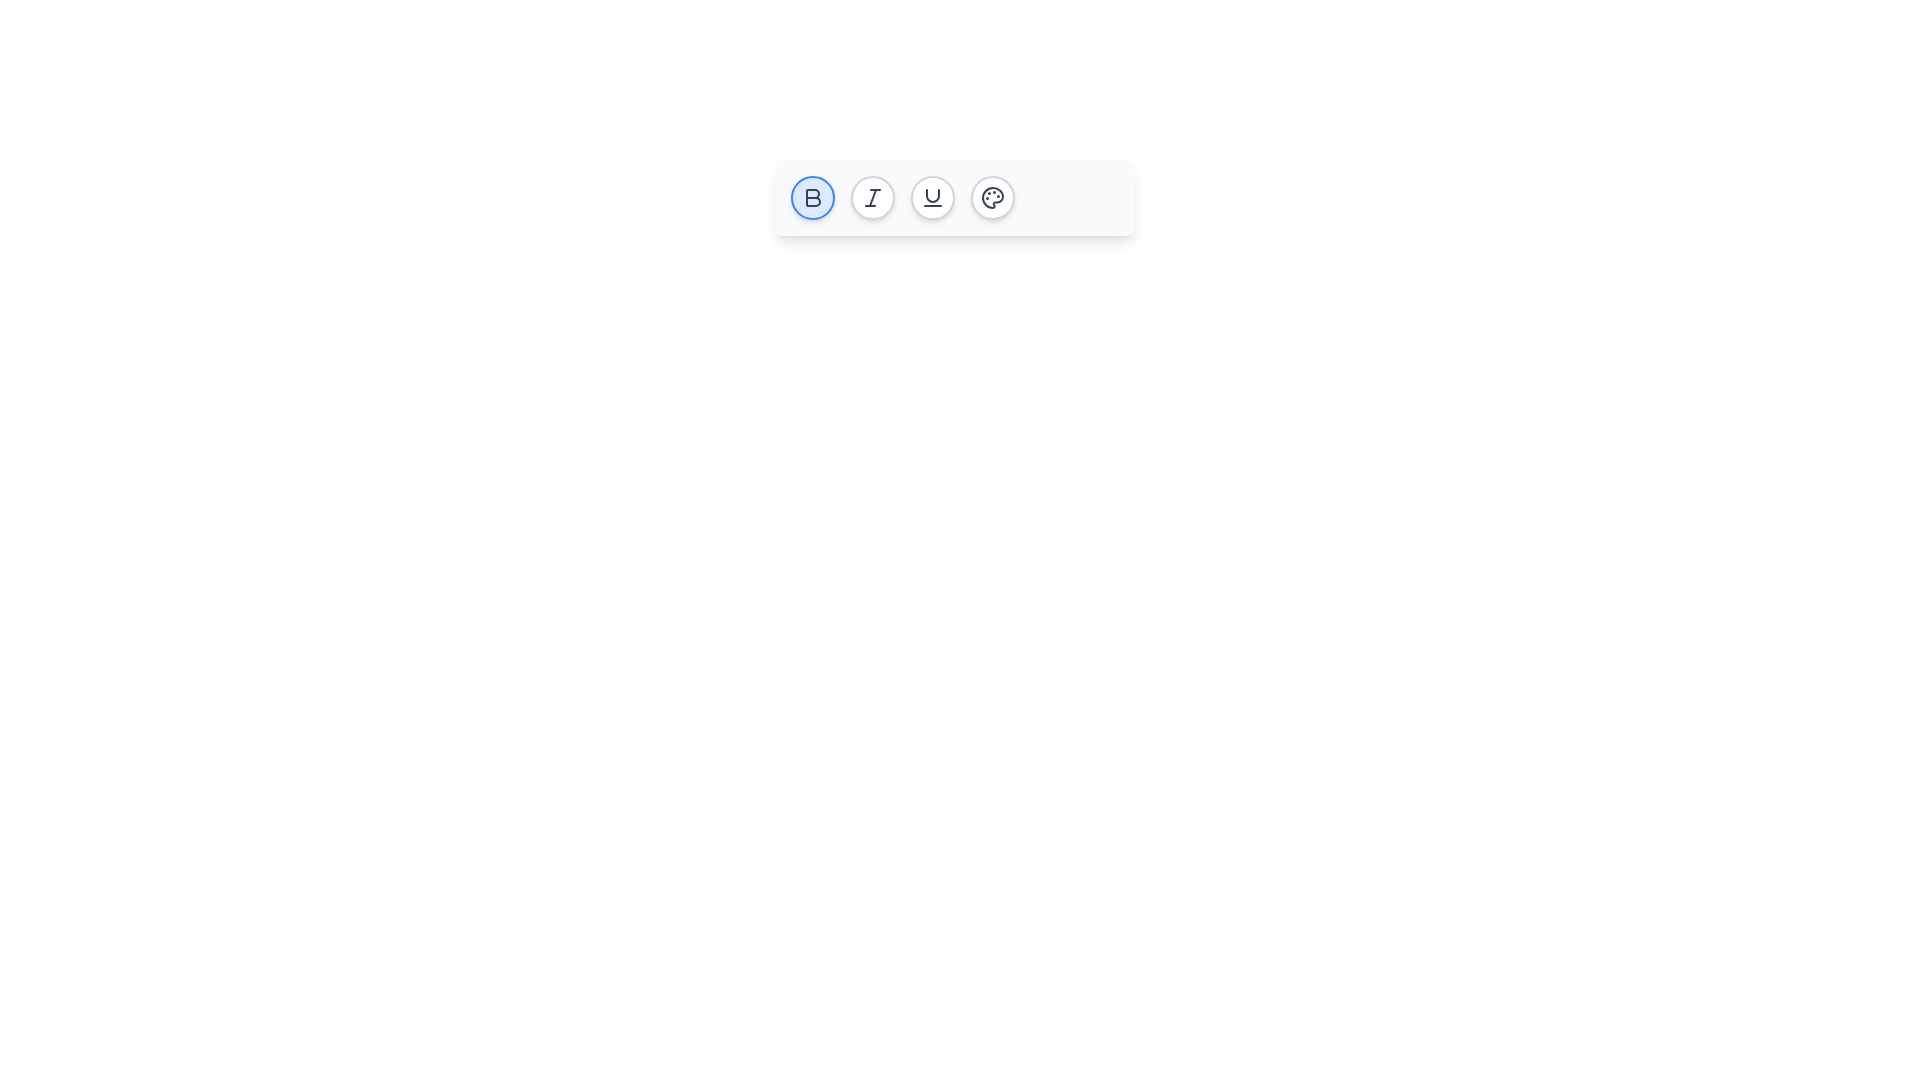 The image size is (1920, 1080). Describe the element at coordinates (931, 197) in the screenshot. I see `the circular button with a white background and underline icon in the center` at that location.